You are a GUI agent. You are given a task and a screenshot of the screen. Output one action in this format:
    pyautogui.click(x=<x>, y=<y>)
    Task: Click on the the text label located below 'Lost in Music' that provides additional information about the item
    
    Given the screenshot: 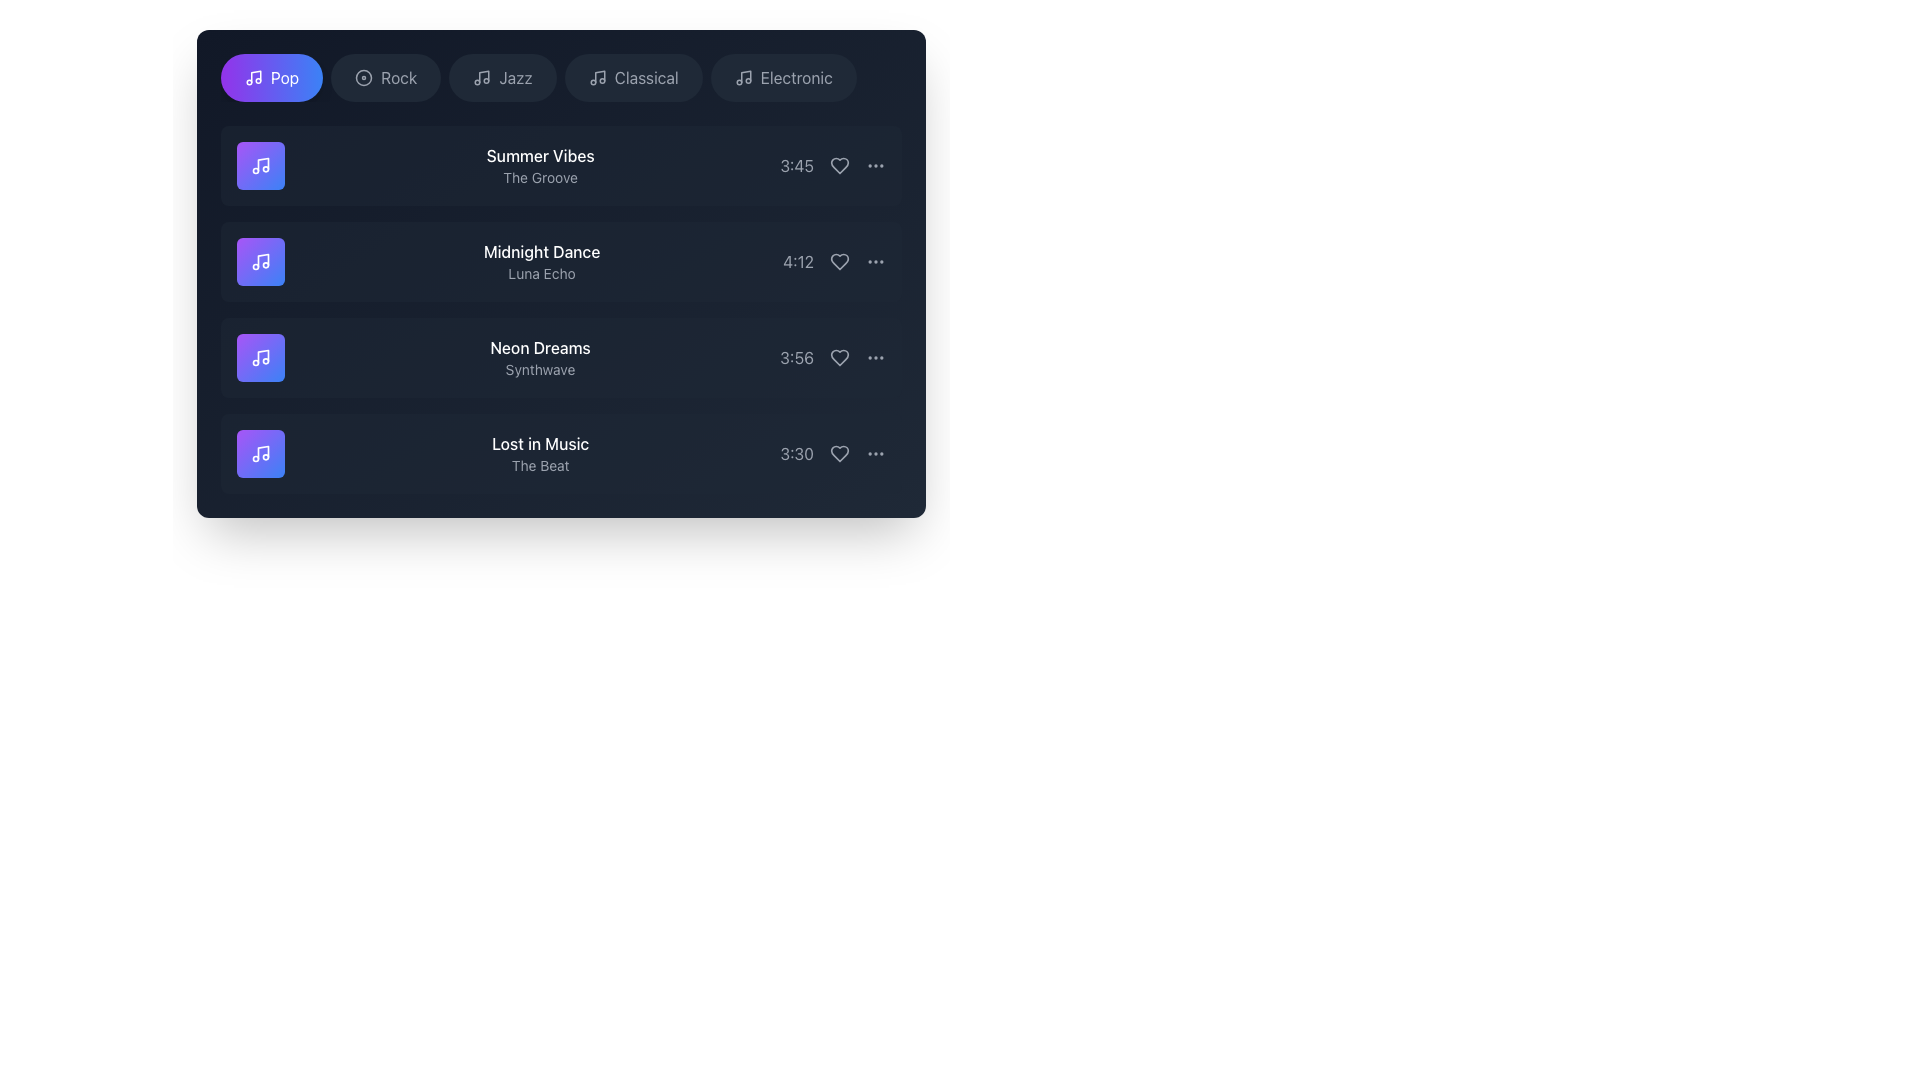 What is the action you would take?
    pyautogui.click(x=540, y=466)
    